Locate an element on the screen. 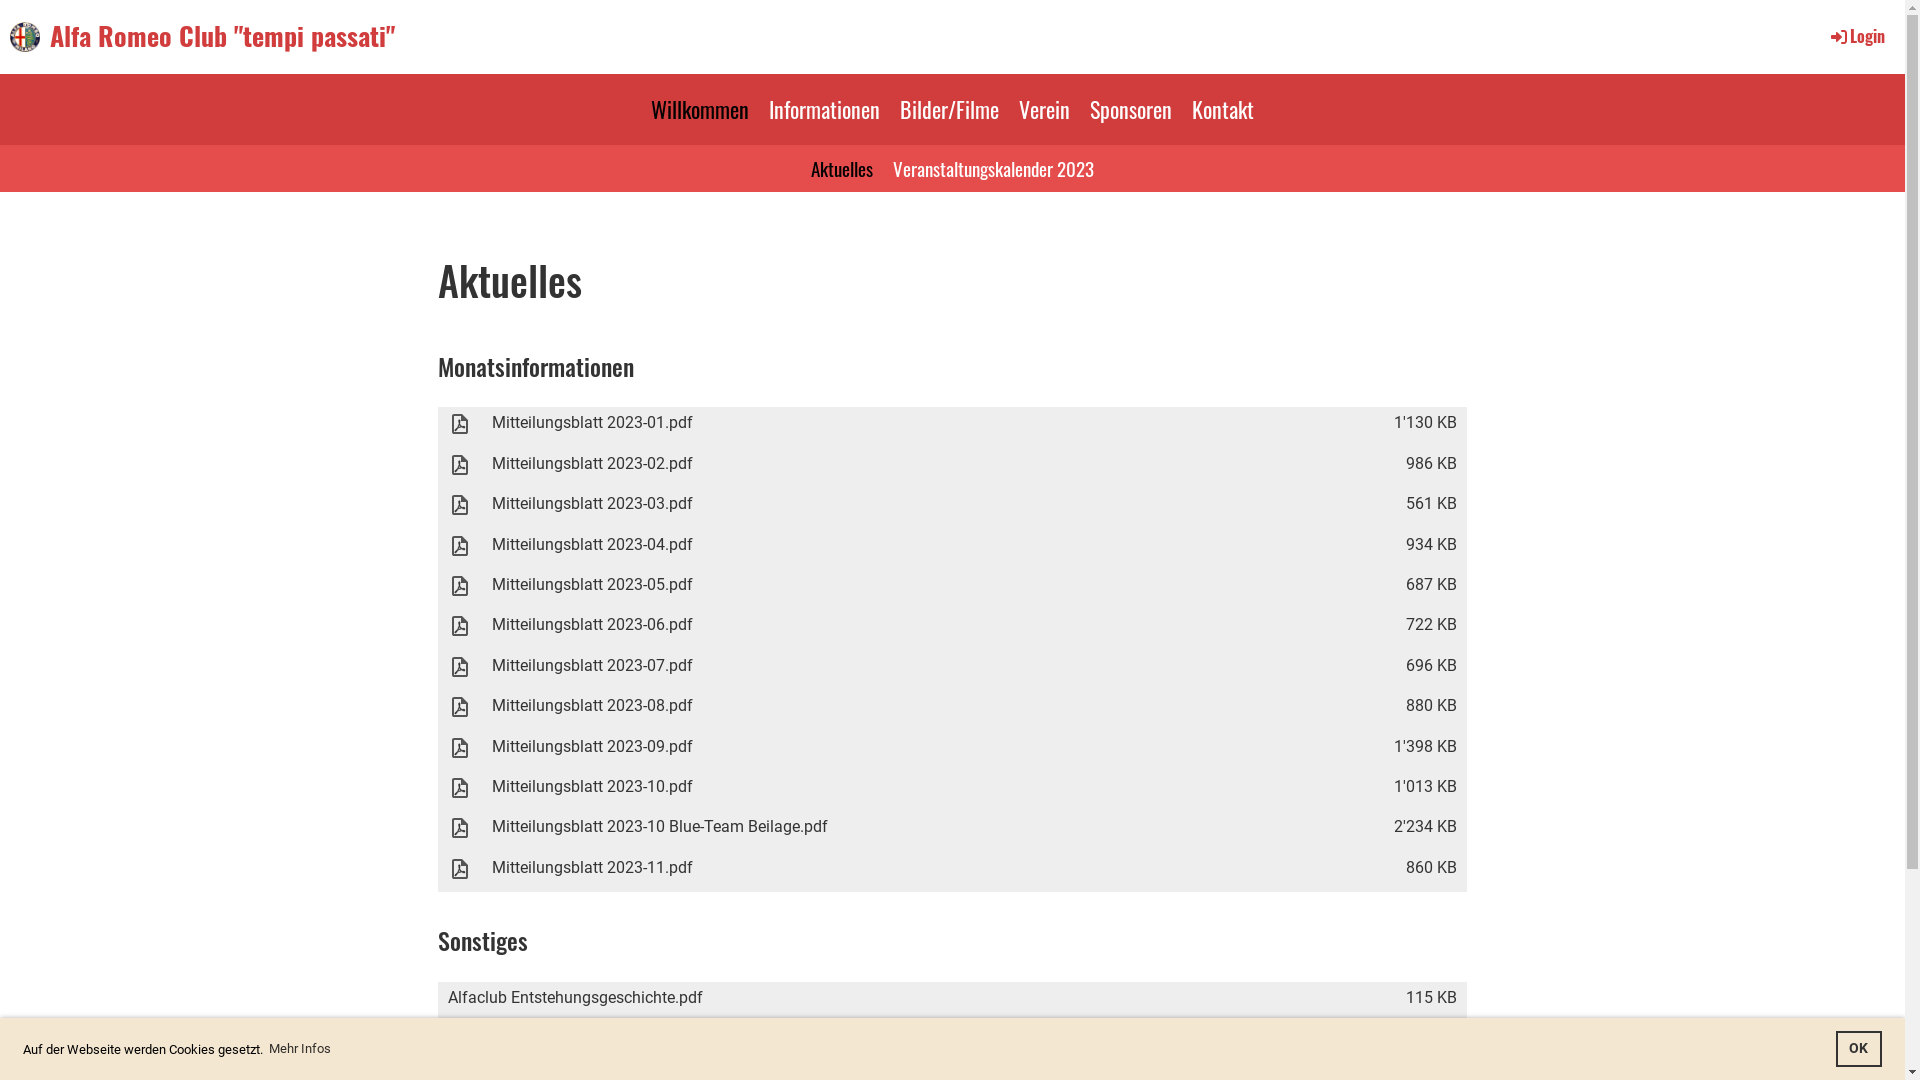 The height and width of the screenshot is (1080, 1920). 'Bilder/Filme' is located at coordinates (948, 109).